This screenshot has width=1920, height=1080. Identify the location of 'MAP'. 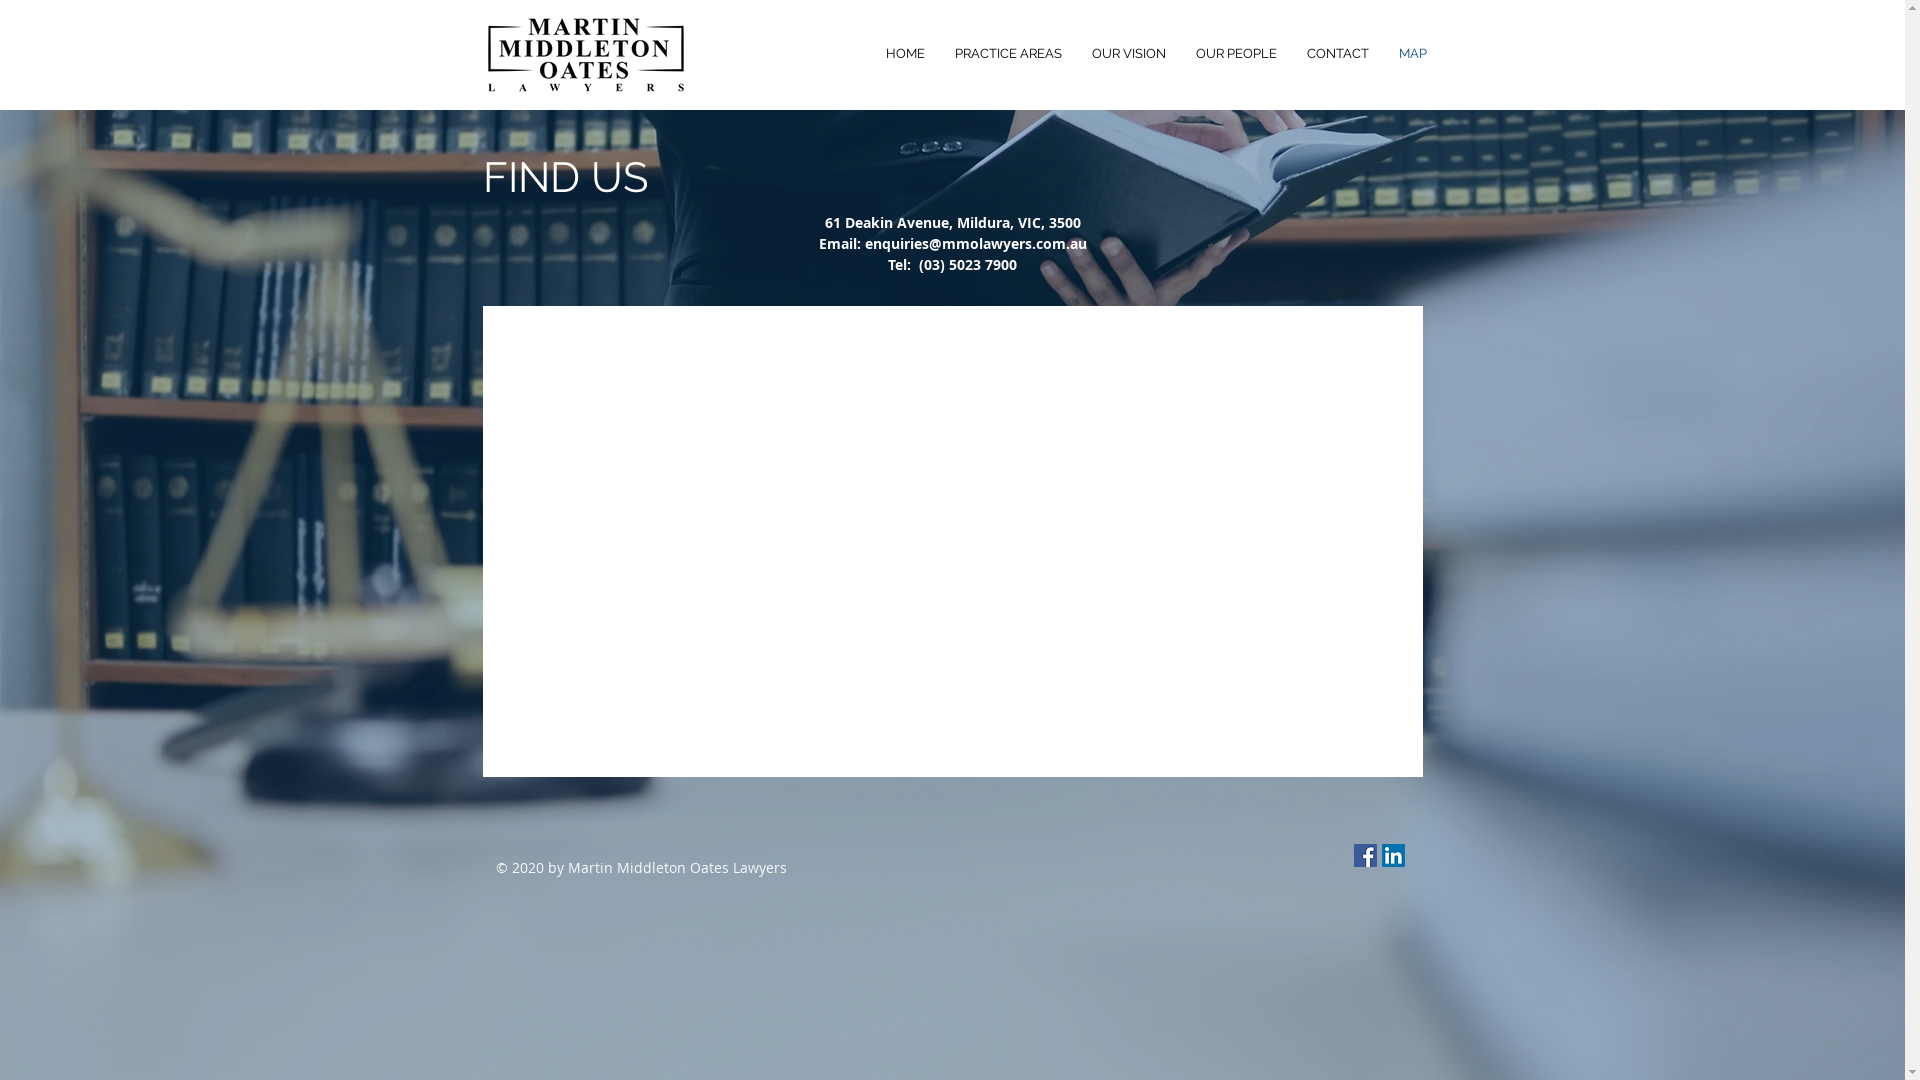
(1411, 53).